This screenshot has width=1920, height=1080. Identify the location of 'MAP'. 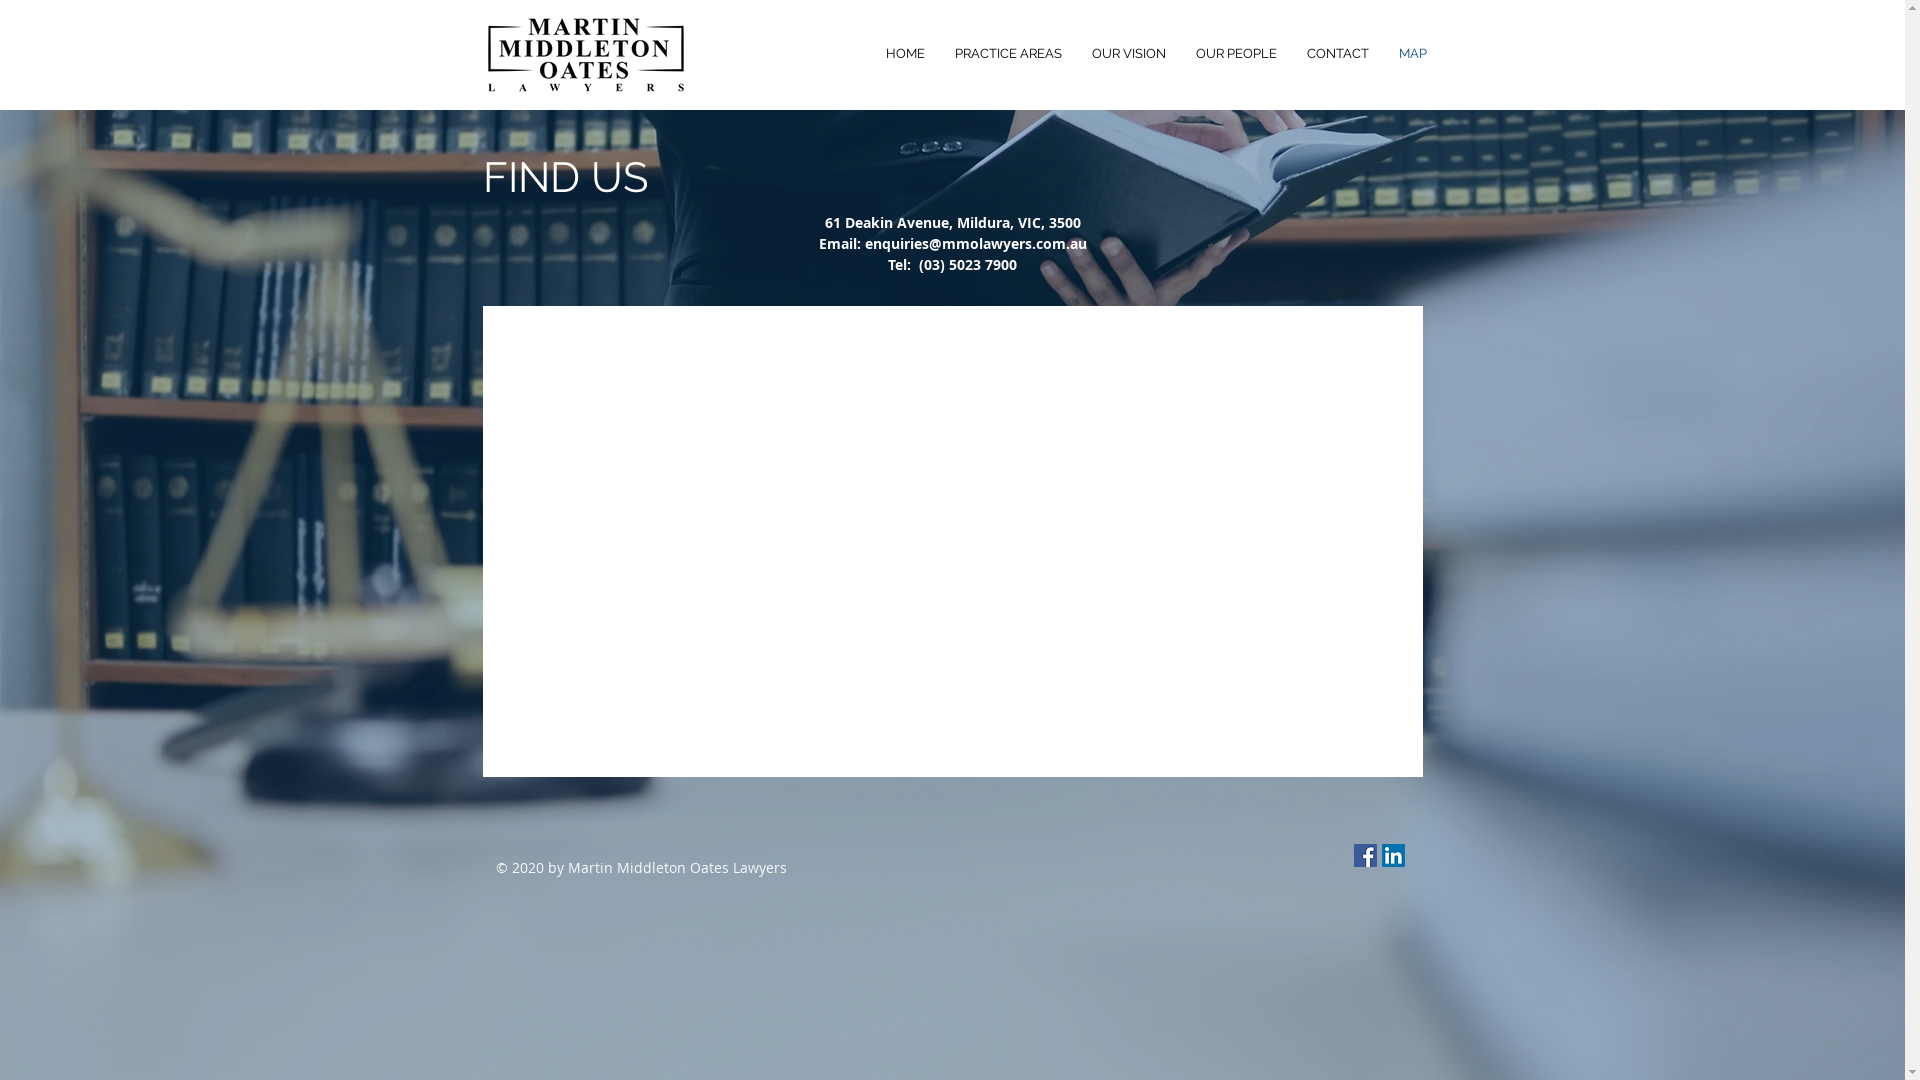
(1411, 53).